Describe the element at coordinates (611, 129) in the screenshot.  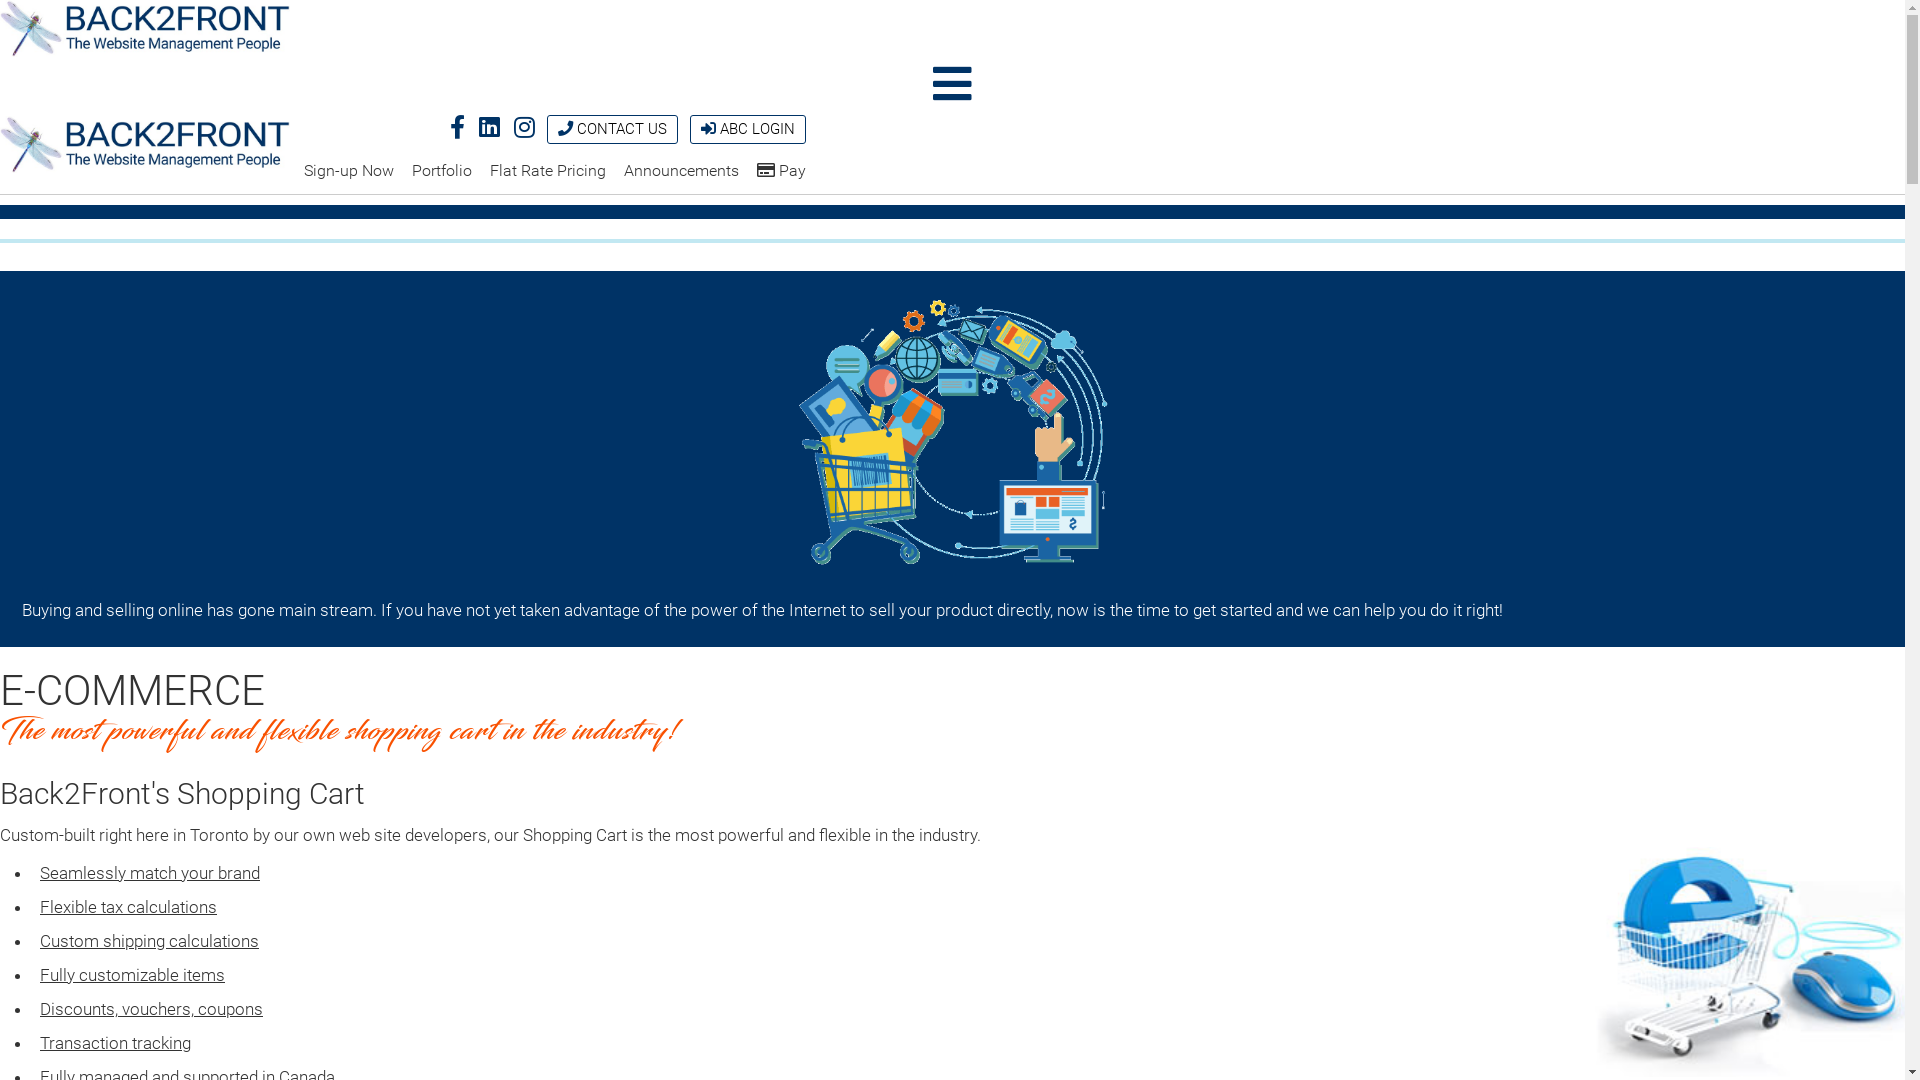
I see `'CONTACT US'` at that location.